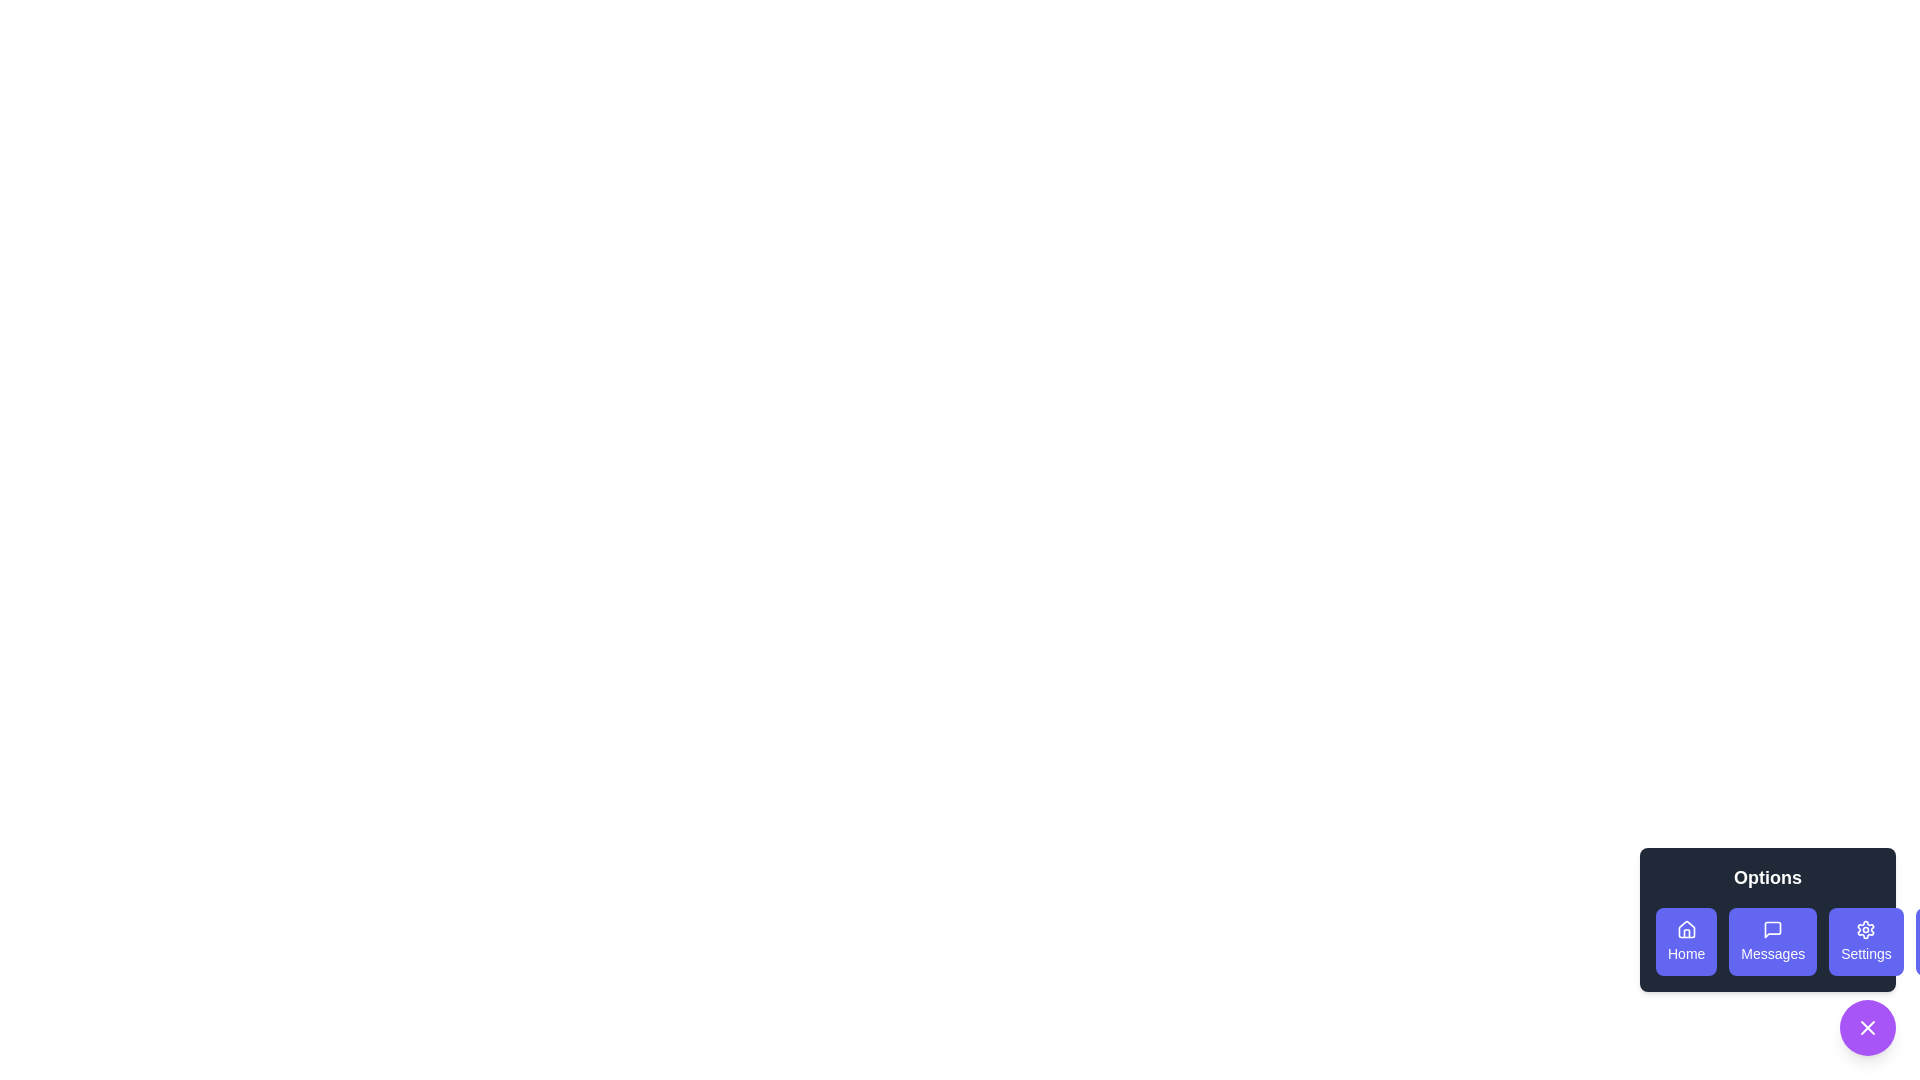 The image size is (1920, 1080). What do you see at coordinates (1865, 929) in the screenshot?
I see `the settings icon located at the bottom right of the interface` at bounding box center [1865, 929].